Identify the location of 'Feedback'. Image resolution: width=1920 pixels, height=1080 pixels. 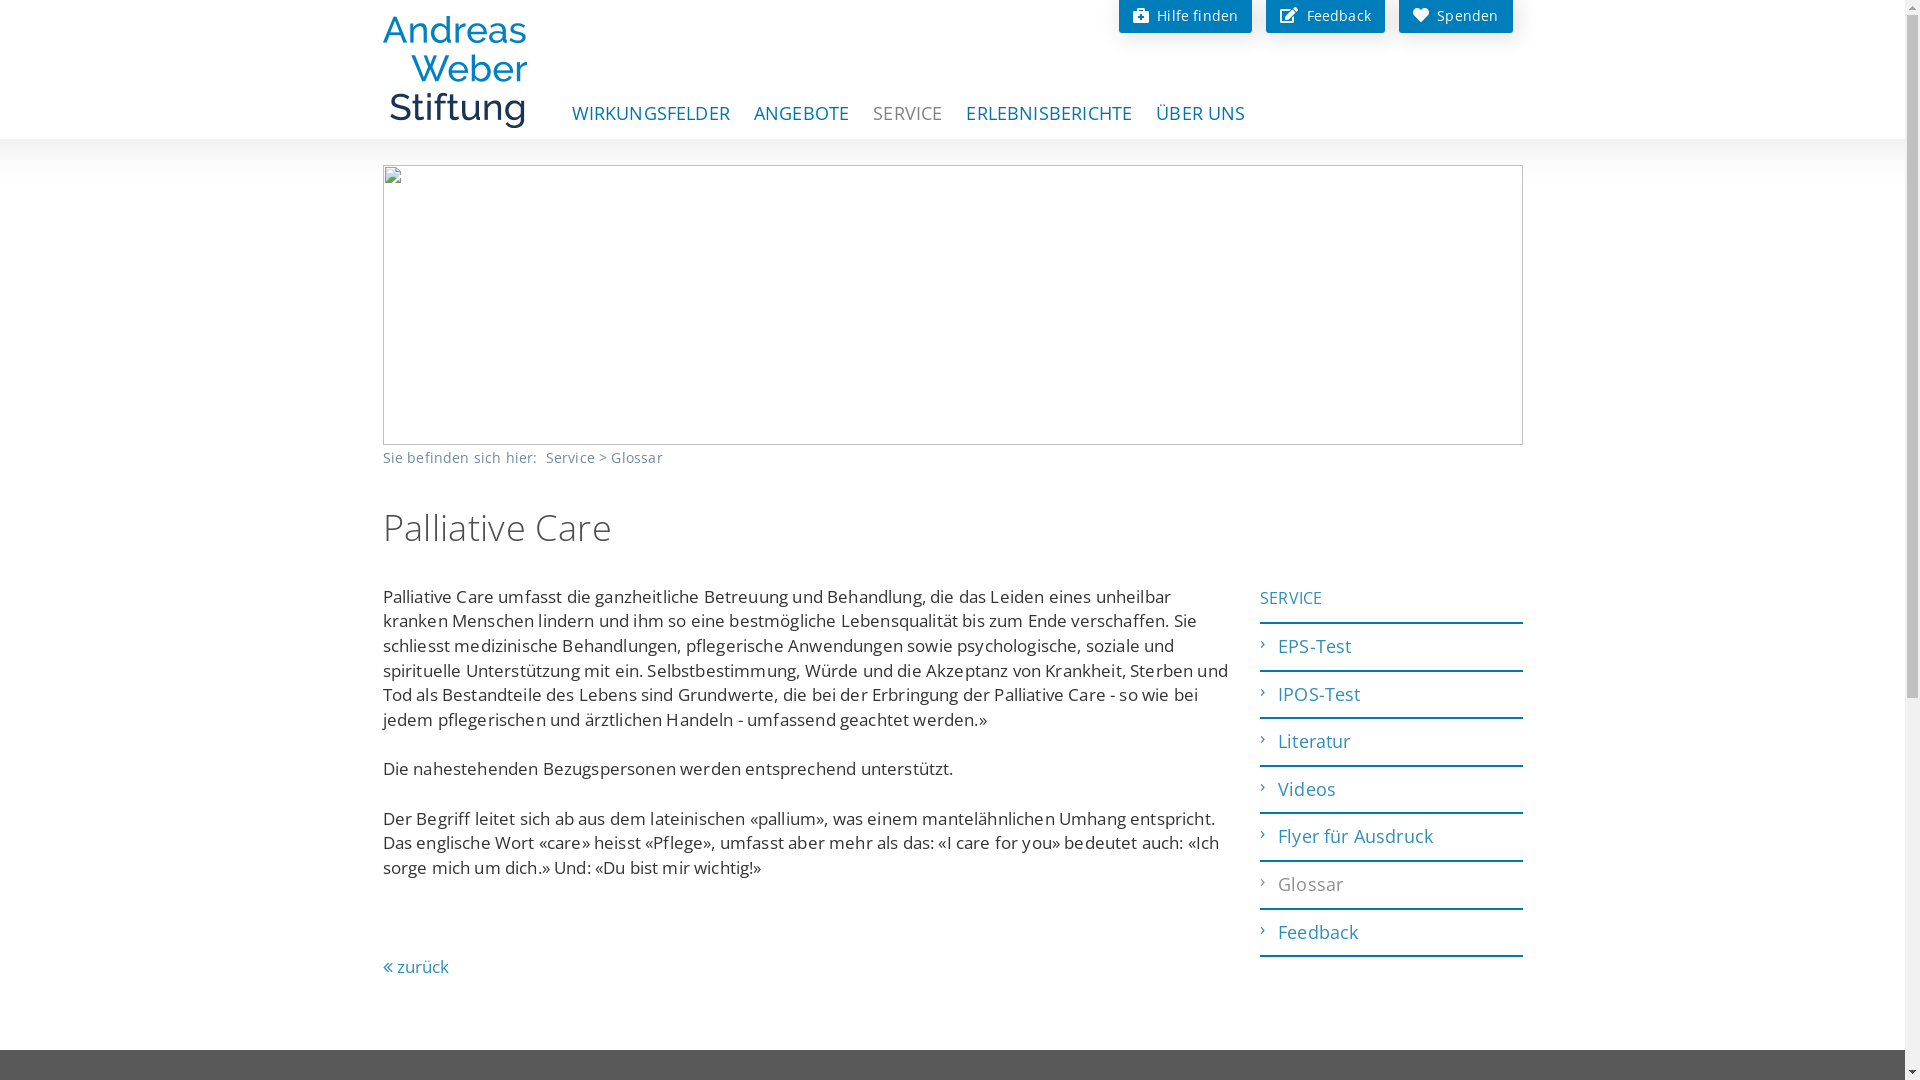
(1325, 14).